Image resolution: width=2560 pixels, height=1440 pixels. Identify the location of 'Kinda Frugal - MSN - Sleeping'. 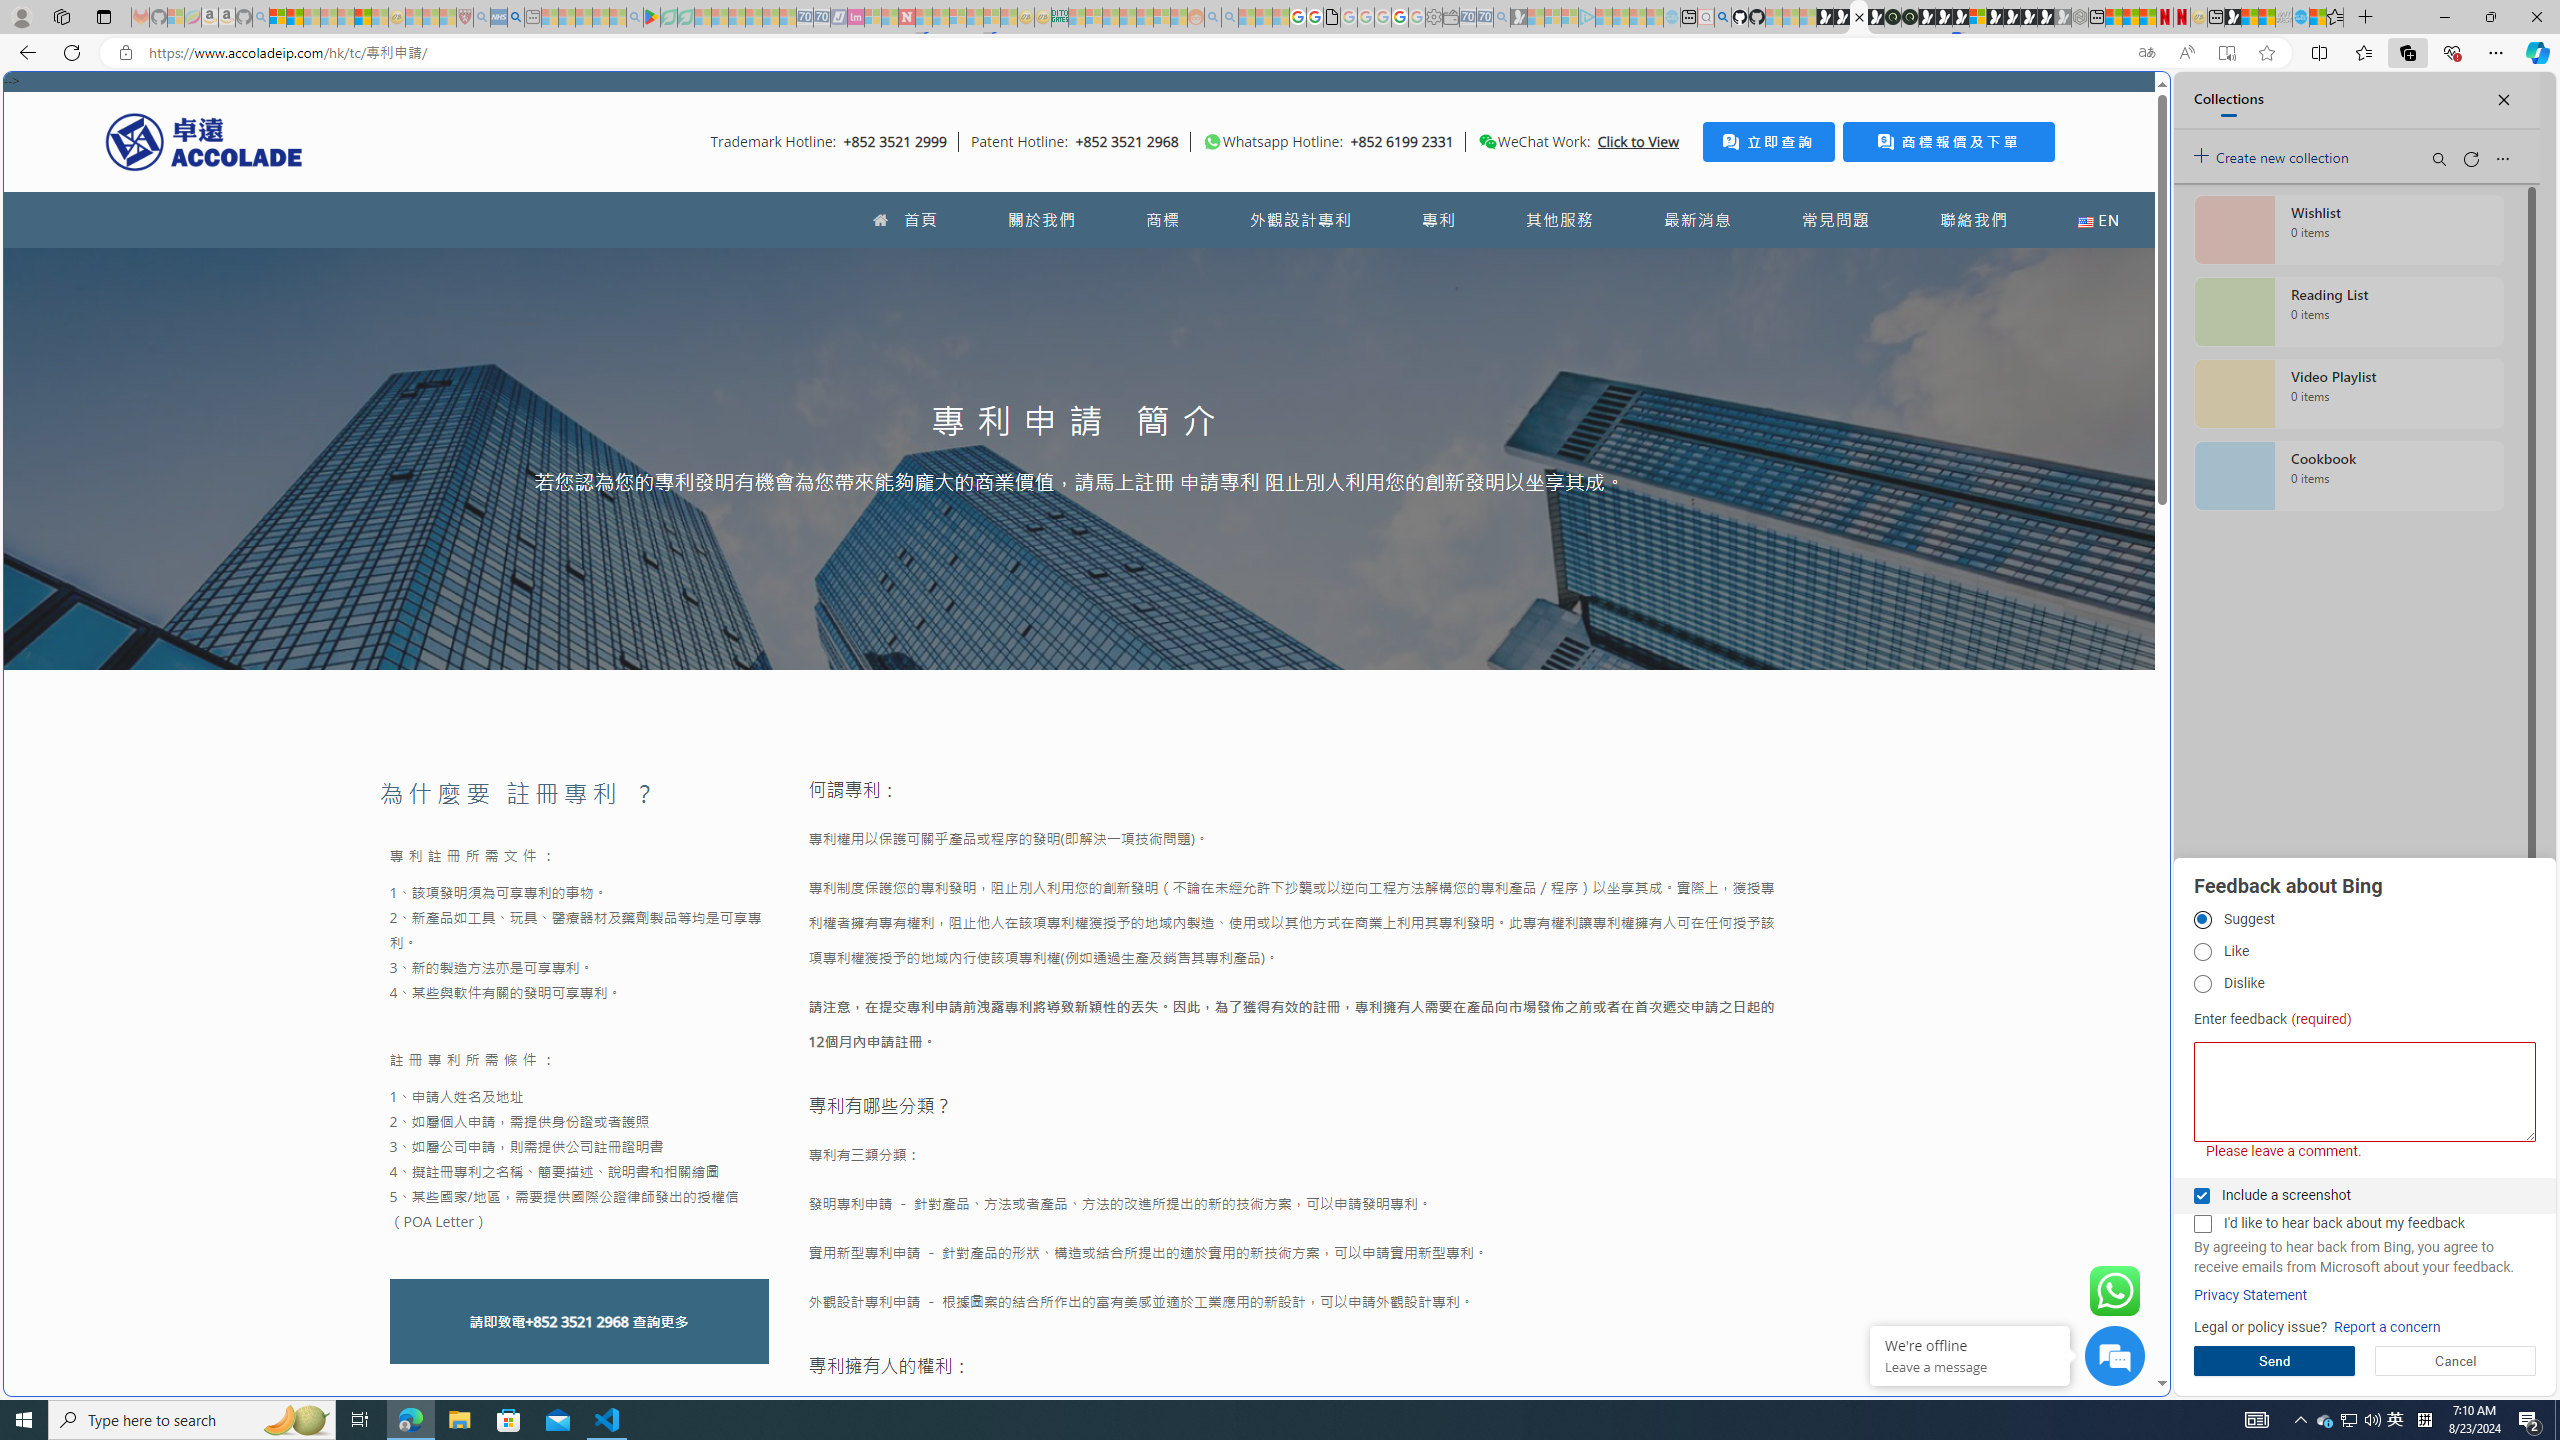
(1145, 16).